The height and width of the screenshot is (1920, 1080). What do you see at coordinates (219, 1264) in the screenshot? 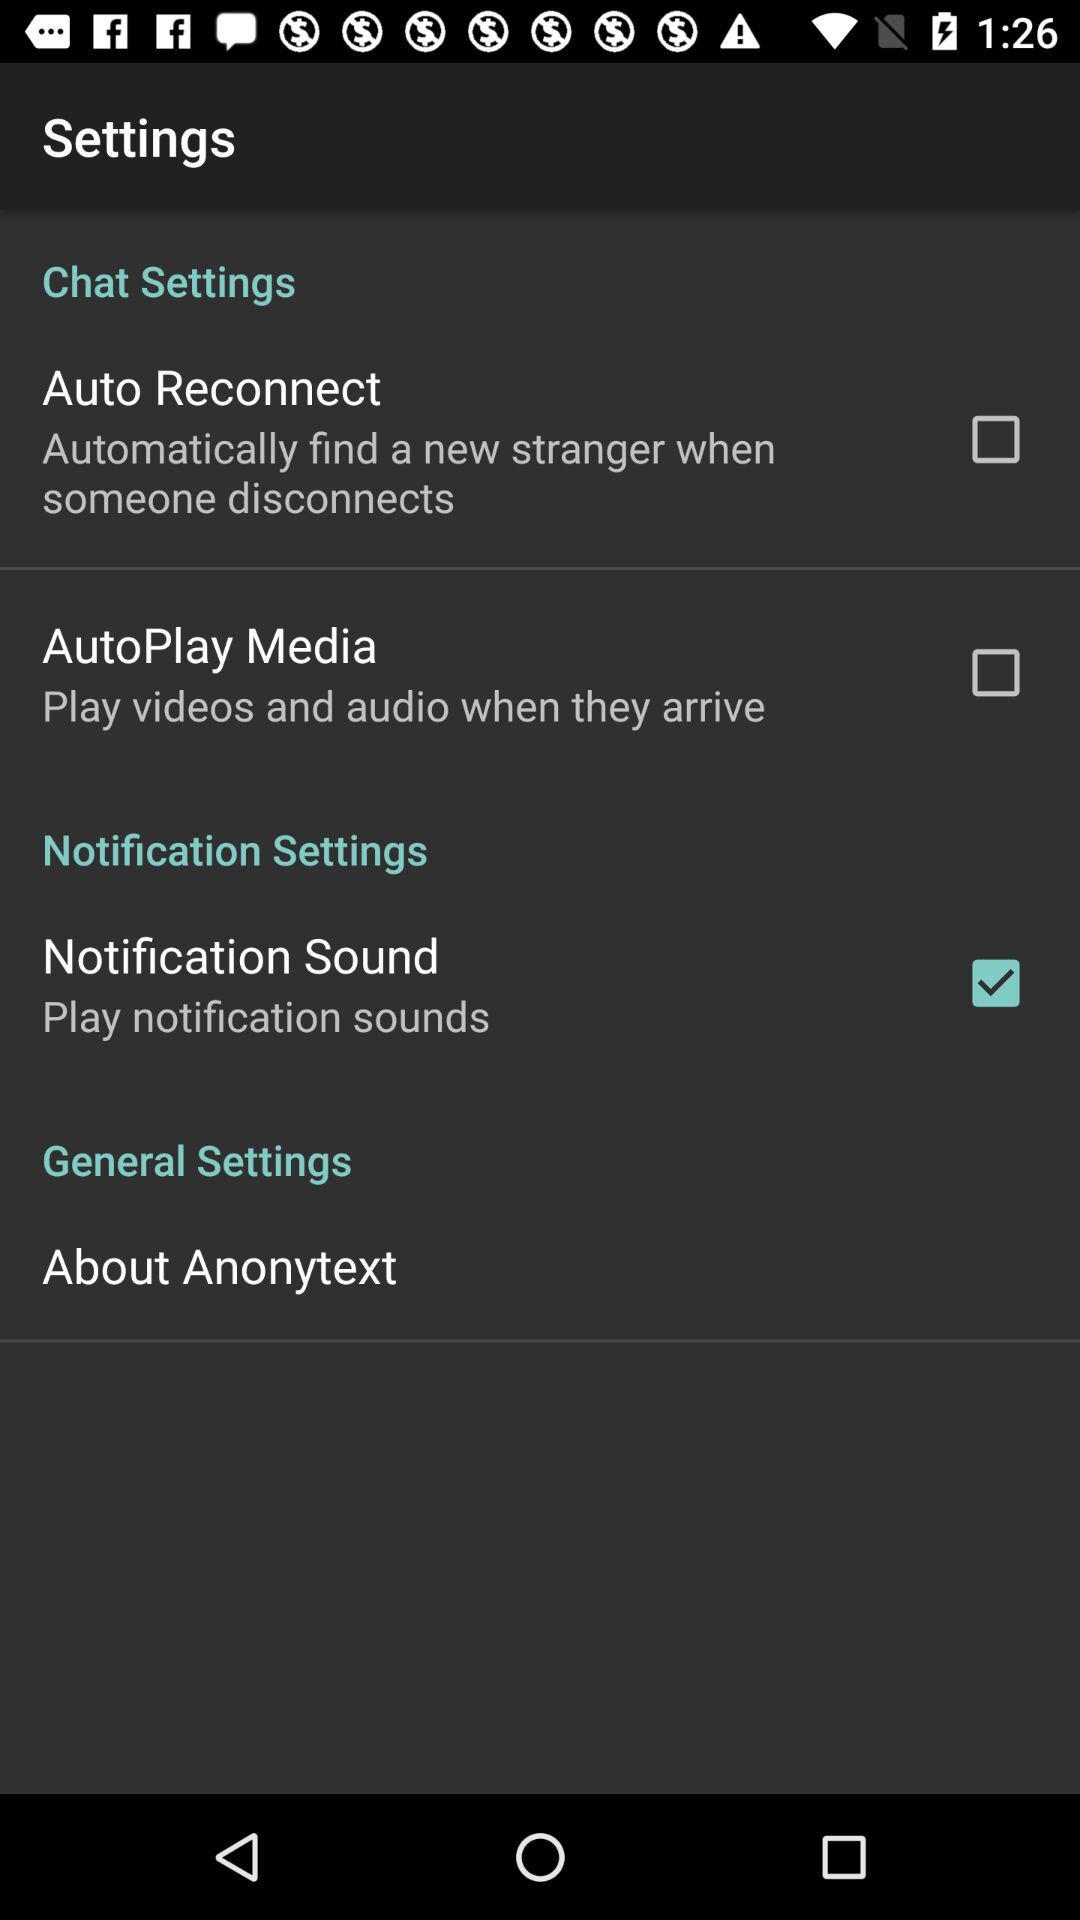
I see `the about anonytext icon` at bounding box center [219, 1264].